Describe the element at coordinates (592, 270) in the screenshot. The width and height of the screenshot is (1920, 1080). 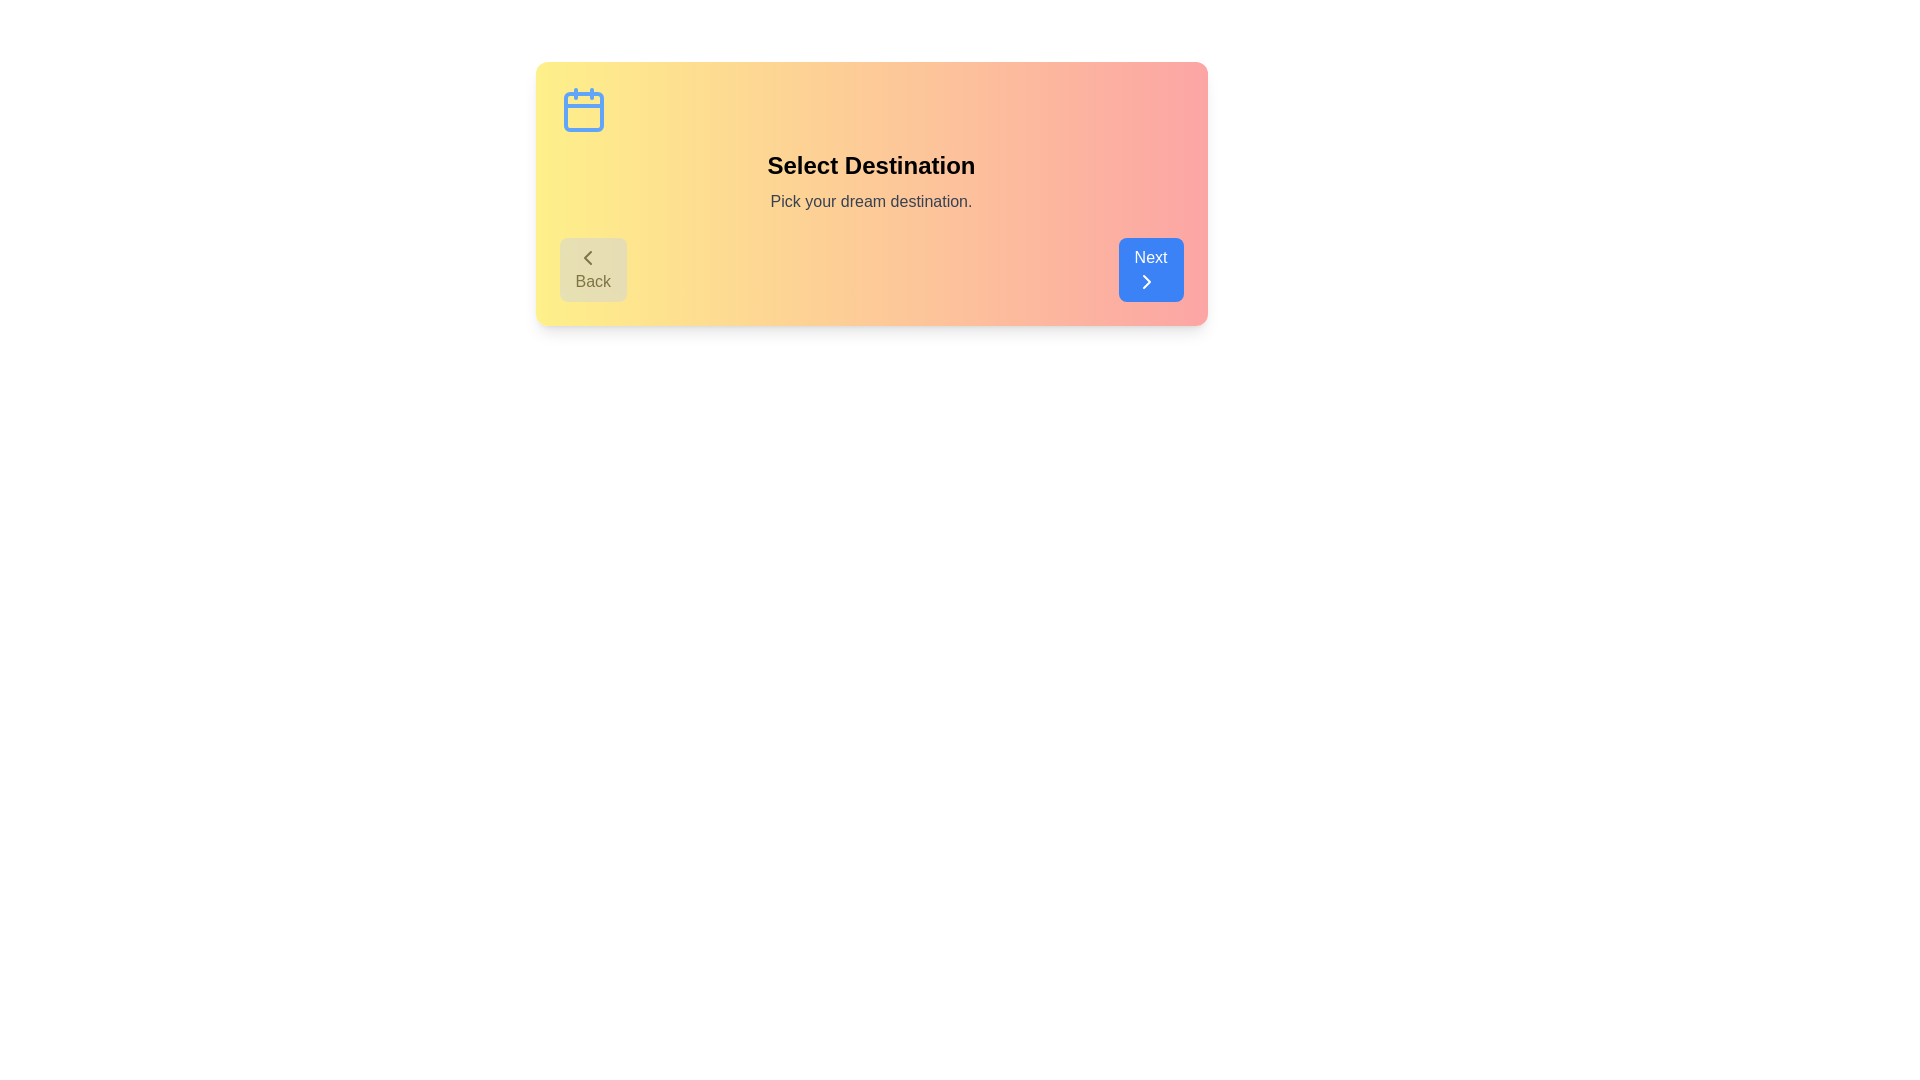
I see `'Back' button to navigate to the previous step` at that location.